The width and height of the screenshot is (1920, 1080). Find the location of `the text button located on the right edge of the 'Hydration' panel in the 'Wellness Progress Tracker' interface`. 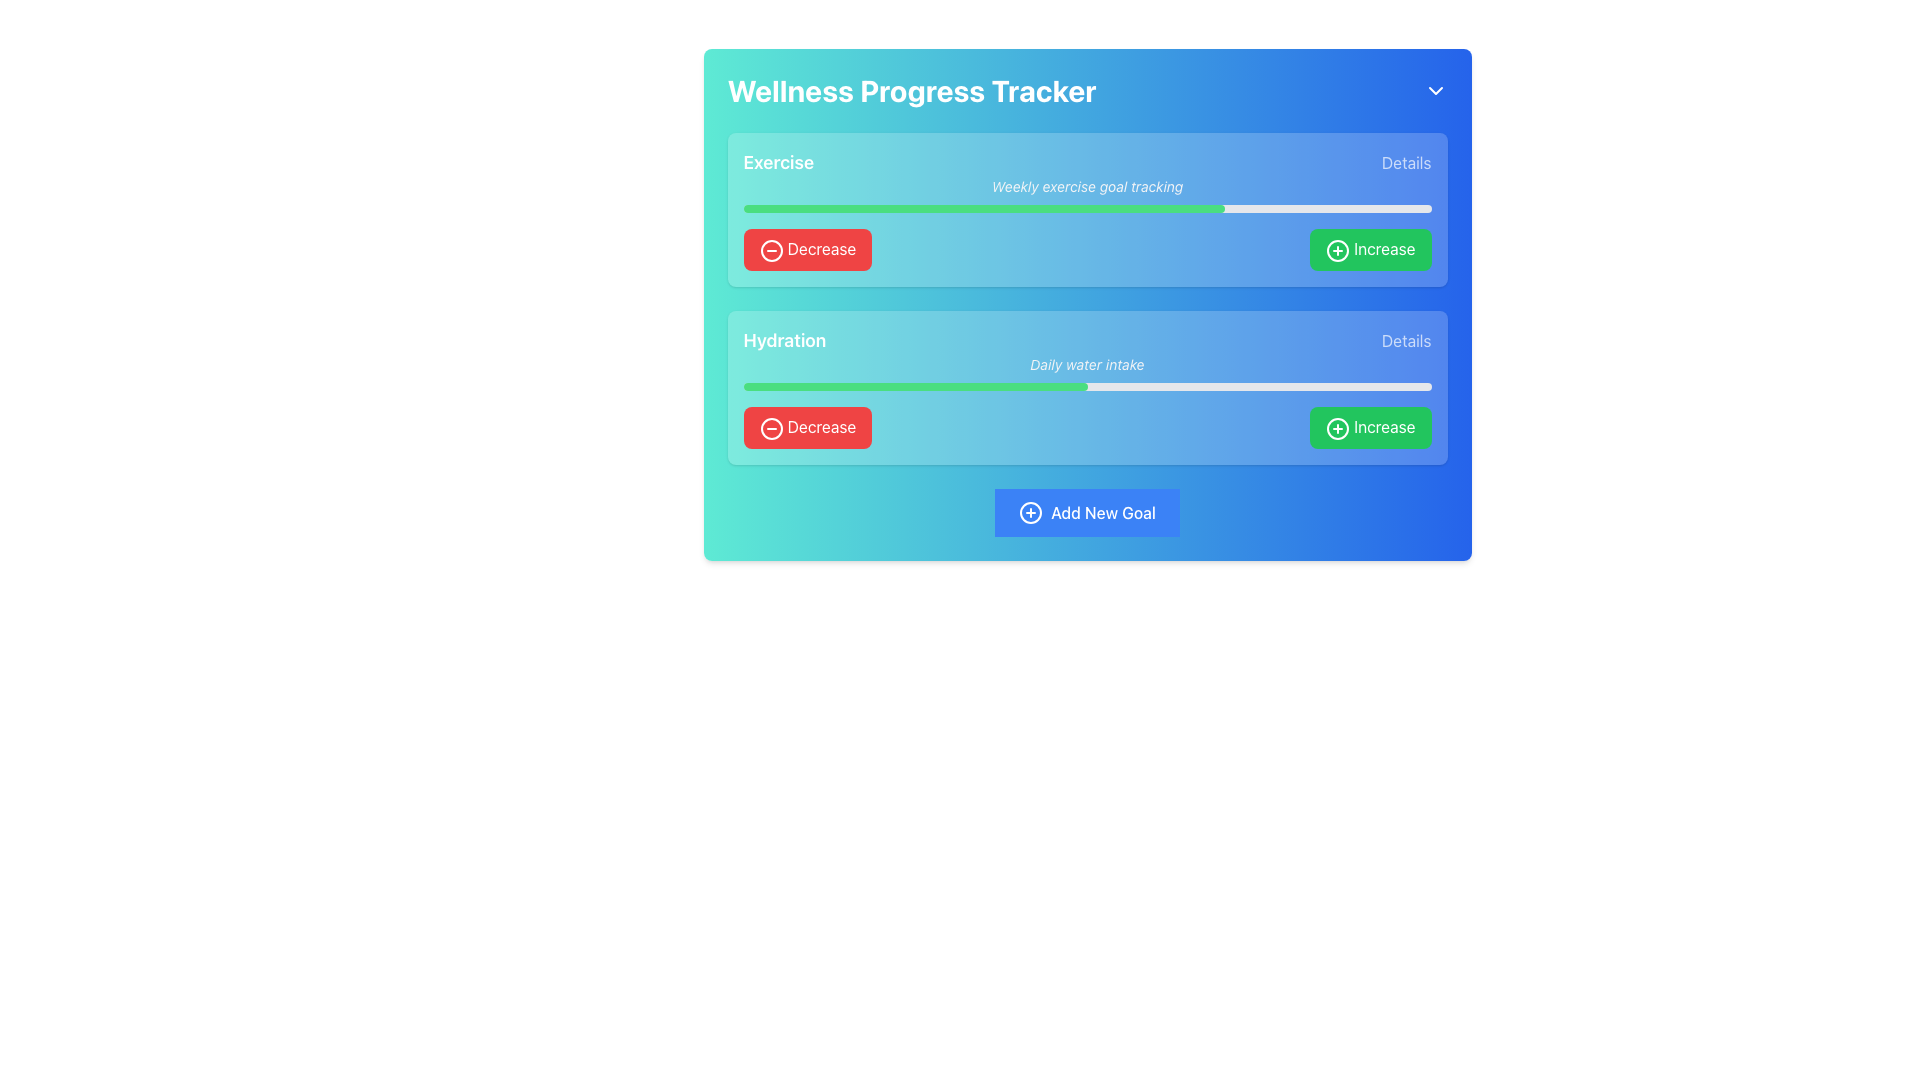

the text button located on the right edge of the 'Hydration' panel in the 'Wellness Progress Tracker' interface is located at coordinates (1405, 339).